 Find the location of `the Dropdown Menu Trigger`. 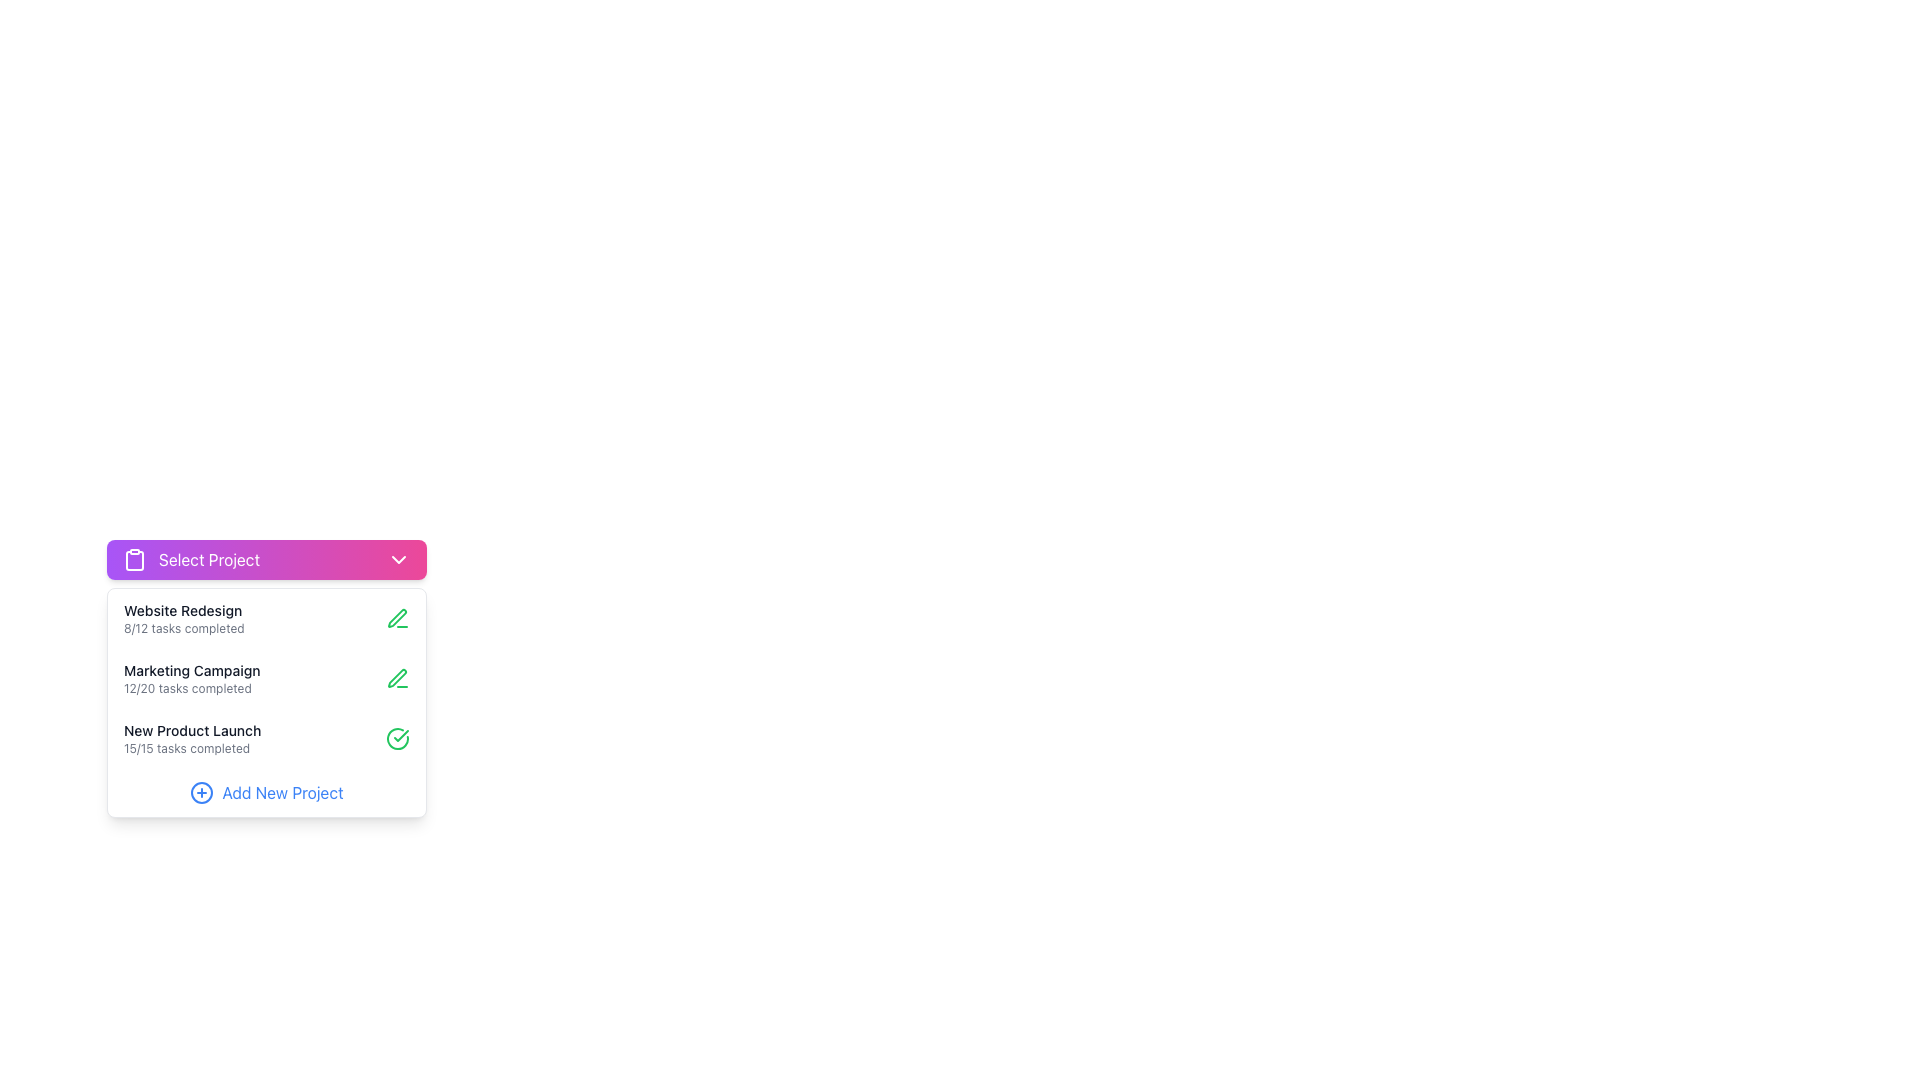

the Dropdown Menu Trigger is located at coordinates (266, 559).